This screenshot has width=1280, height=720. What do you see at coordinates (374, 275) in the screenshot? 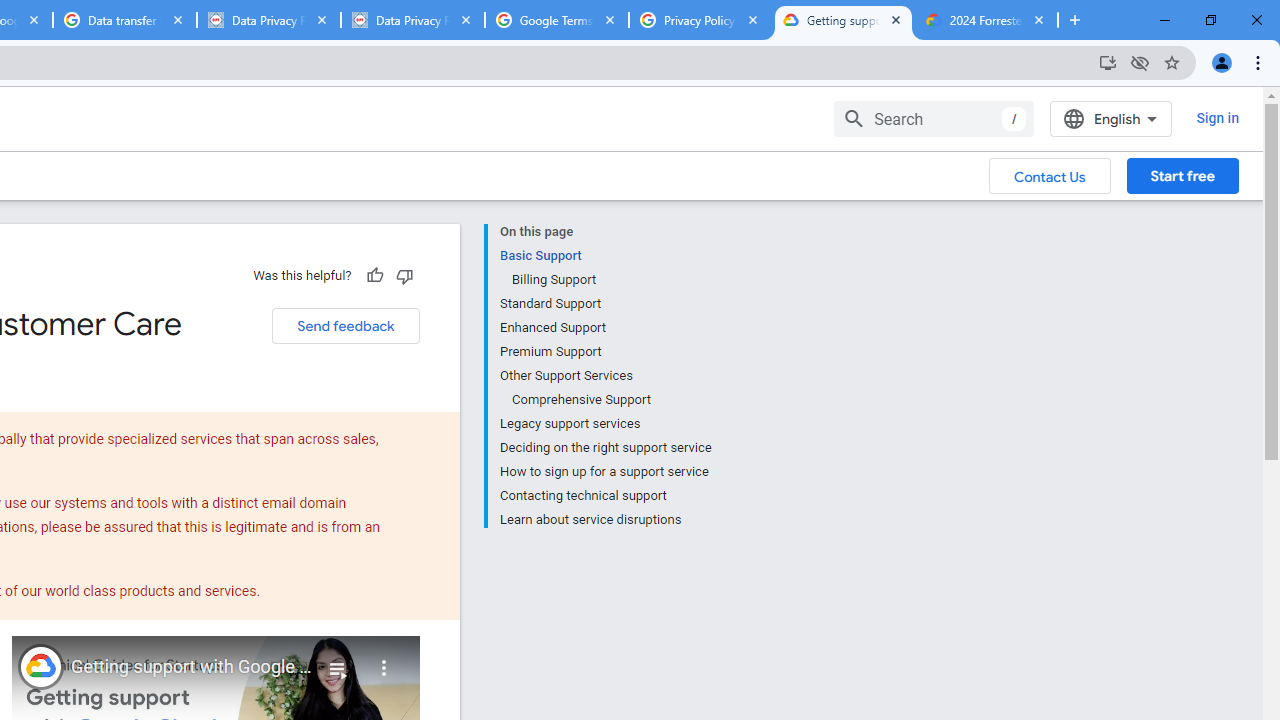
I see `'Helpful'` at bounding box center [374, 275].